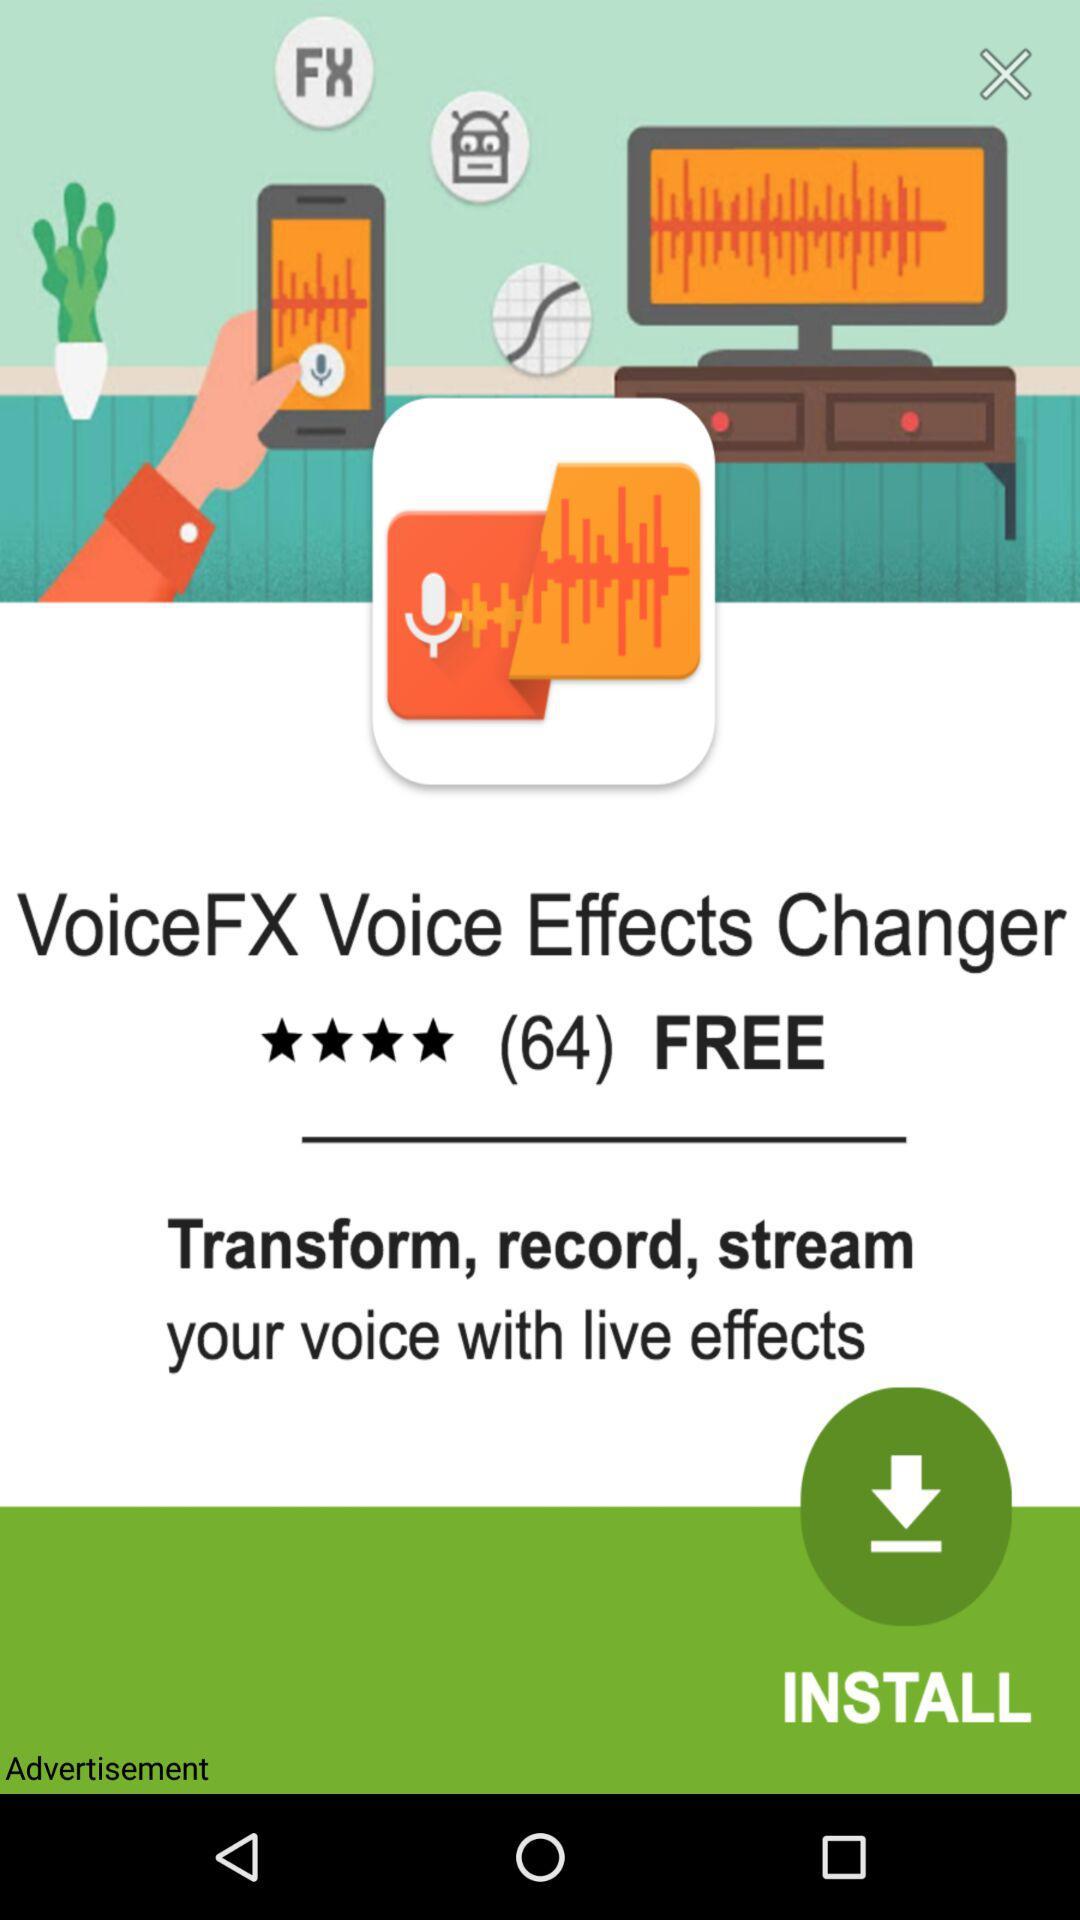  What do you see at coordinates (1005, 74) in the screenshot?
I see `close` at bounding box center [1005, 74].